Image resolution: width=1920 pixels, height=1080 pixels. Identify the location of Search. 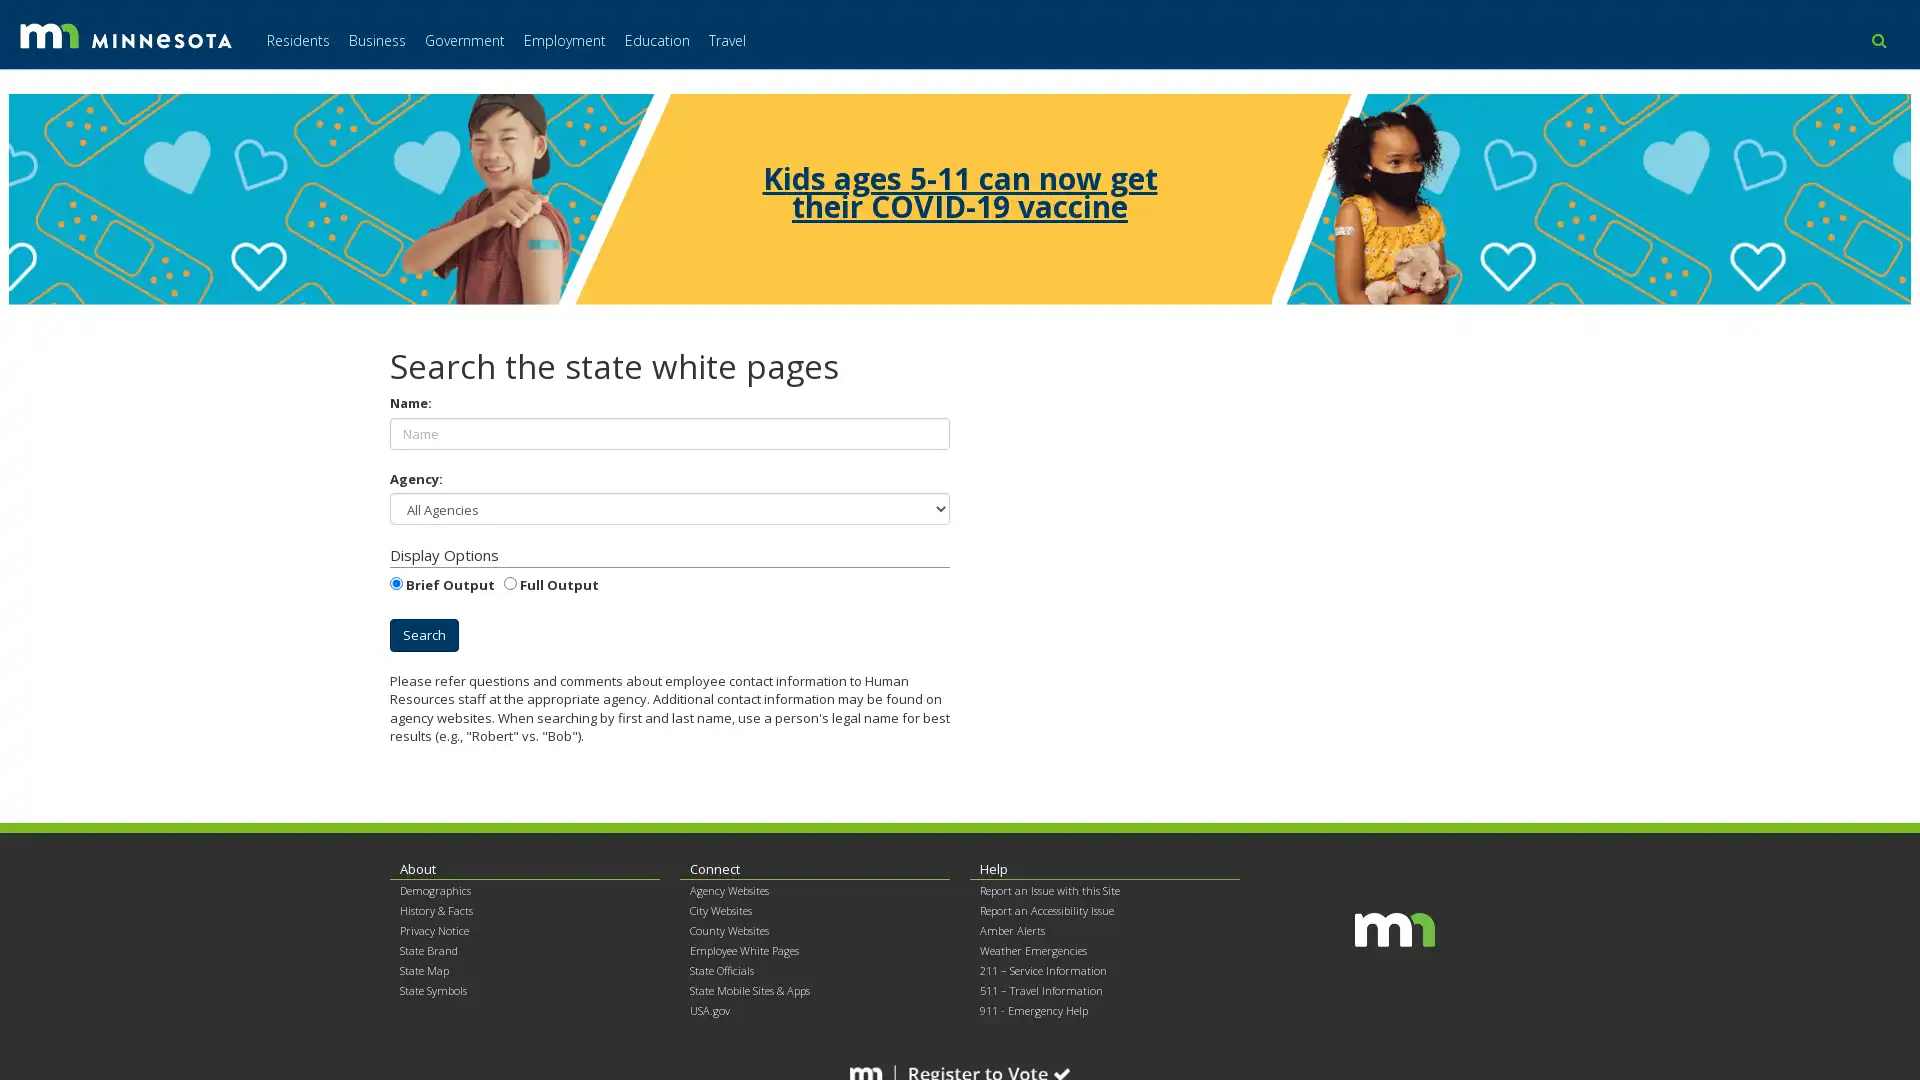
(423, 635).